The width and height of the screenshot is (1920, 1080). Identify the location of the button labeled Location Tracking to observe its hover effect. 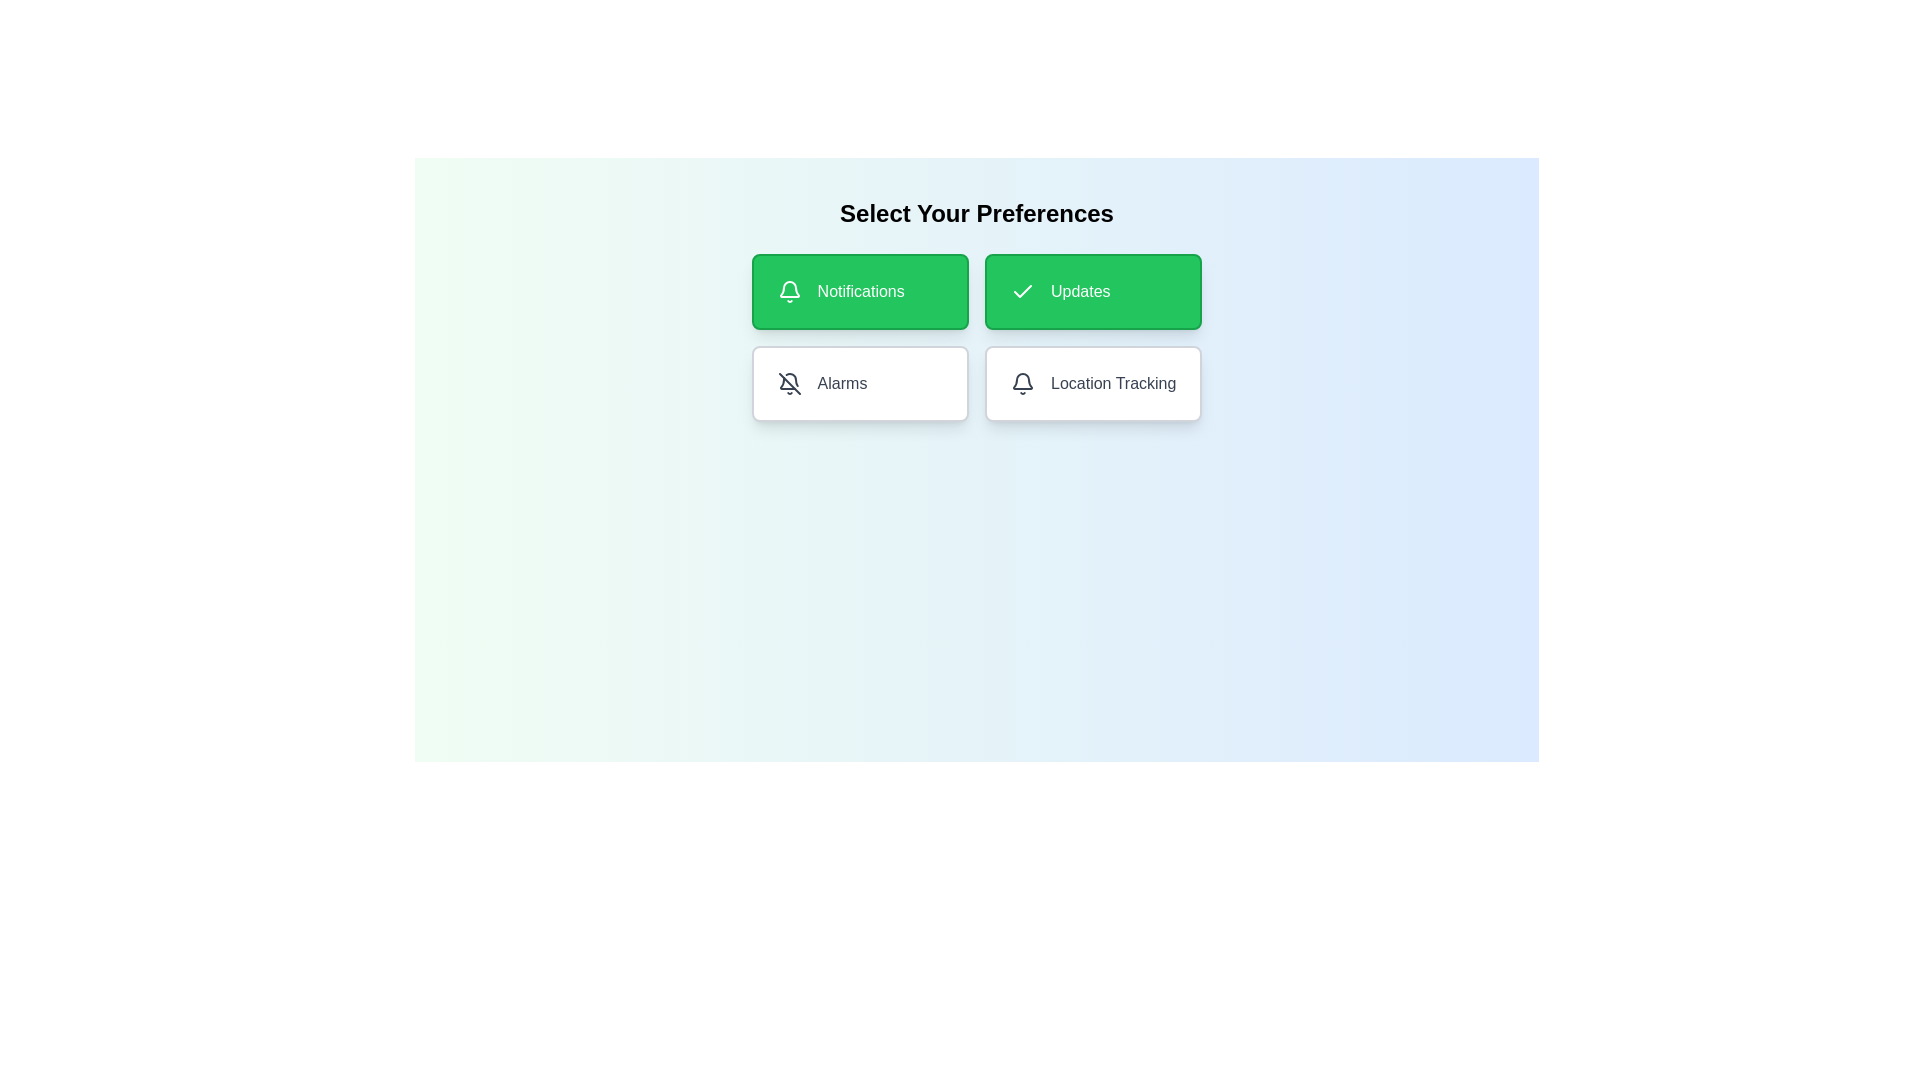
(1093, 384).